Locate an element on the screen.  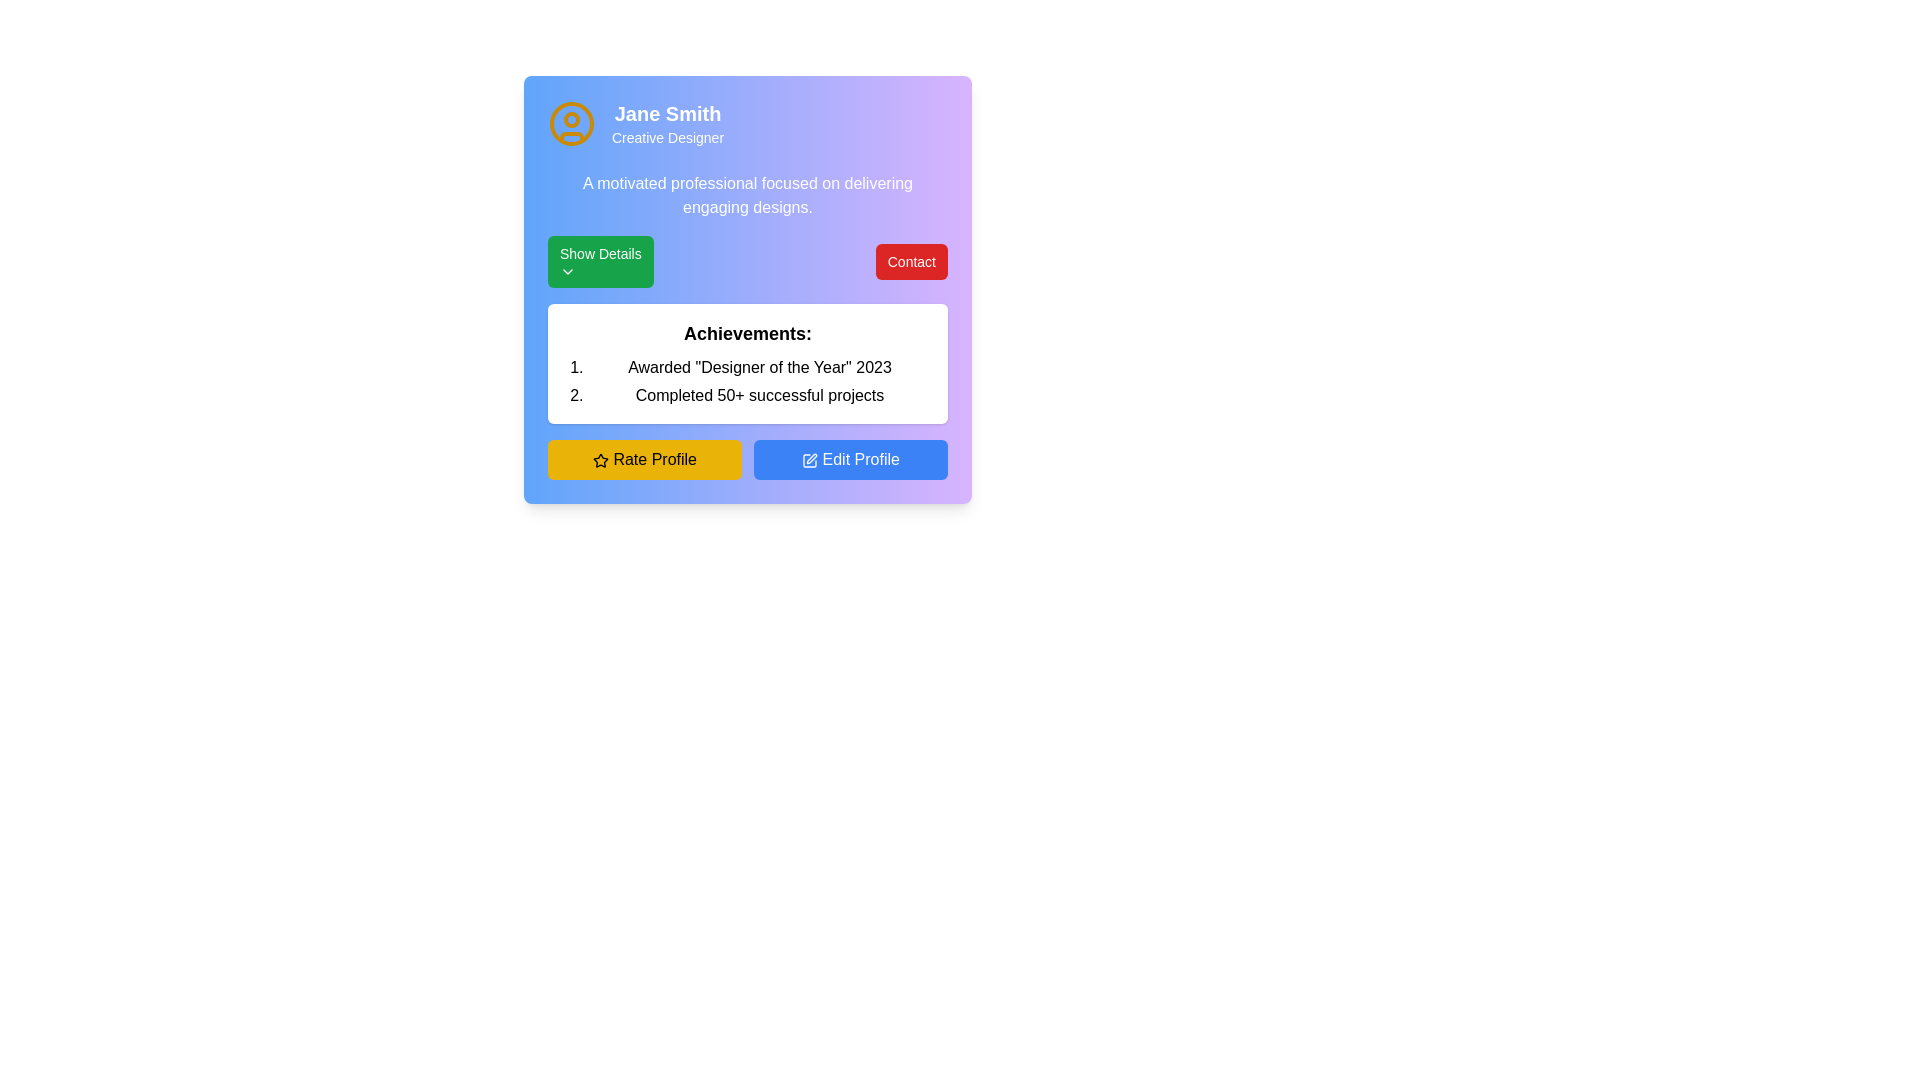
text label displaying 'Completed 50+ successful projects', which is the second item in the achievements list, positioned below the 'Awarded "Designer of the Year" 2023' text is located at coordinates (758, 396).